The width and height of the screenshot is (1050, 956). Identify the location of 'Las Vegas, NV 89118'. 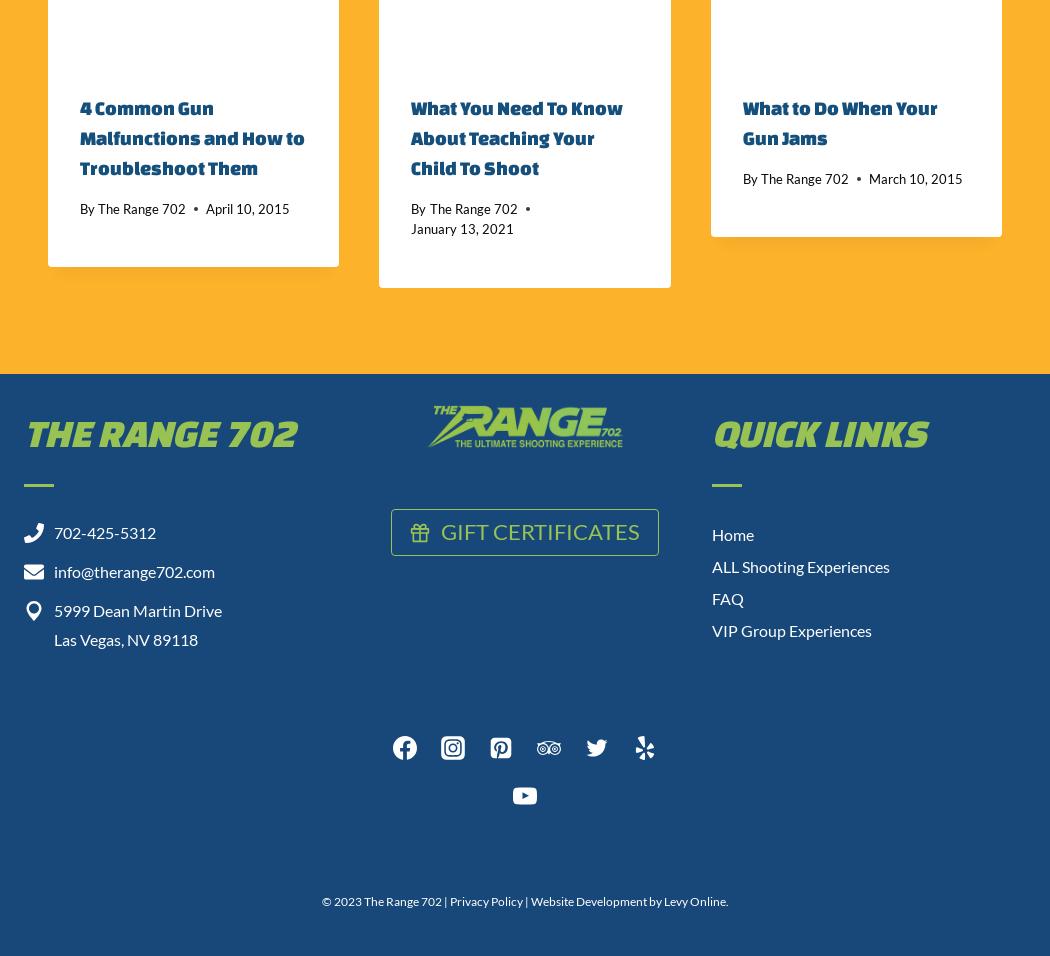
(125, 638).